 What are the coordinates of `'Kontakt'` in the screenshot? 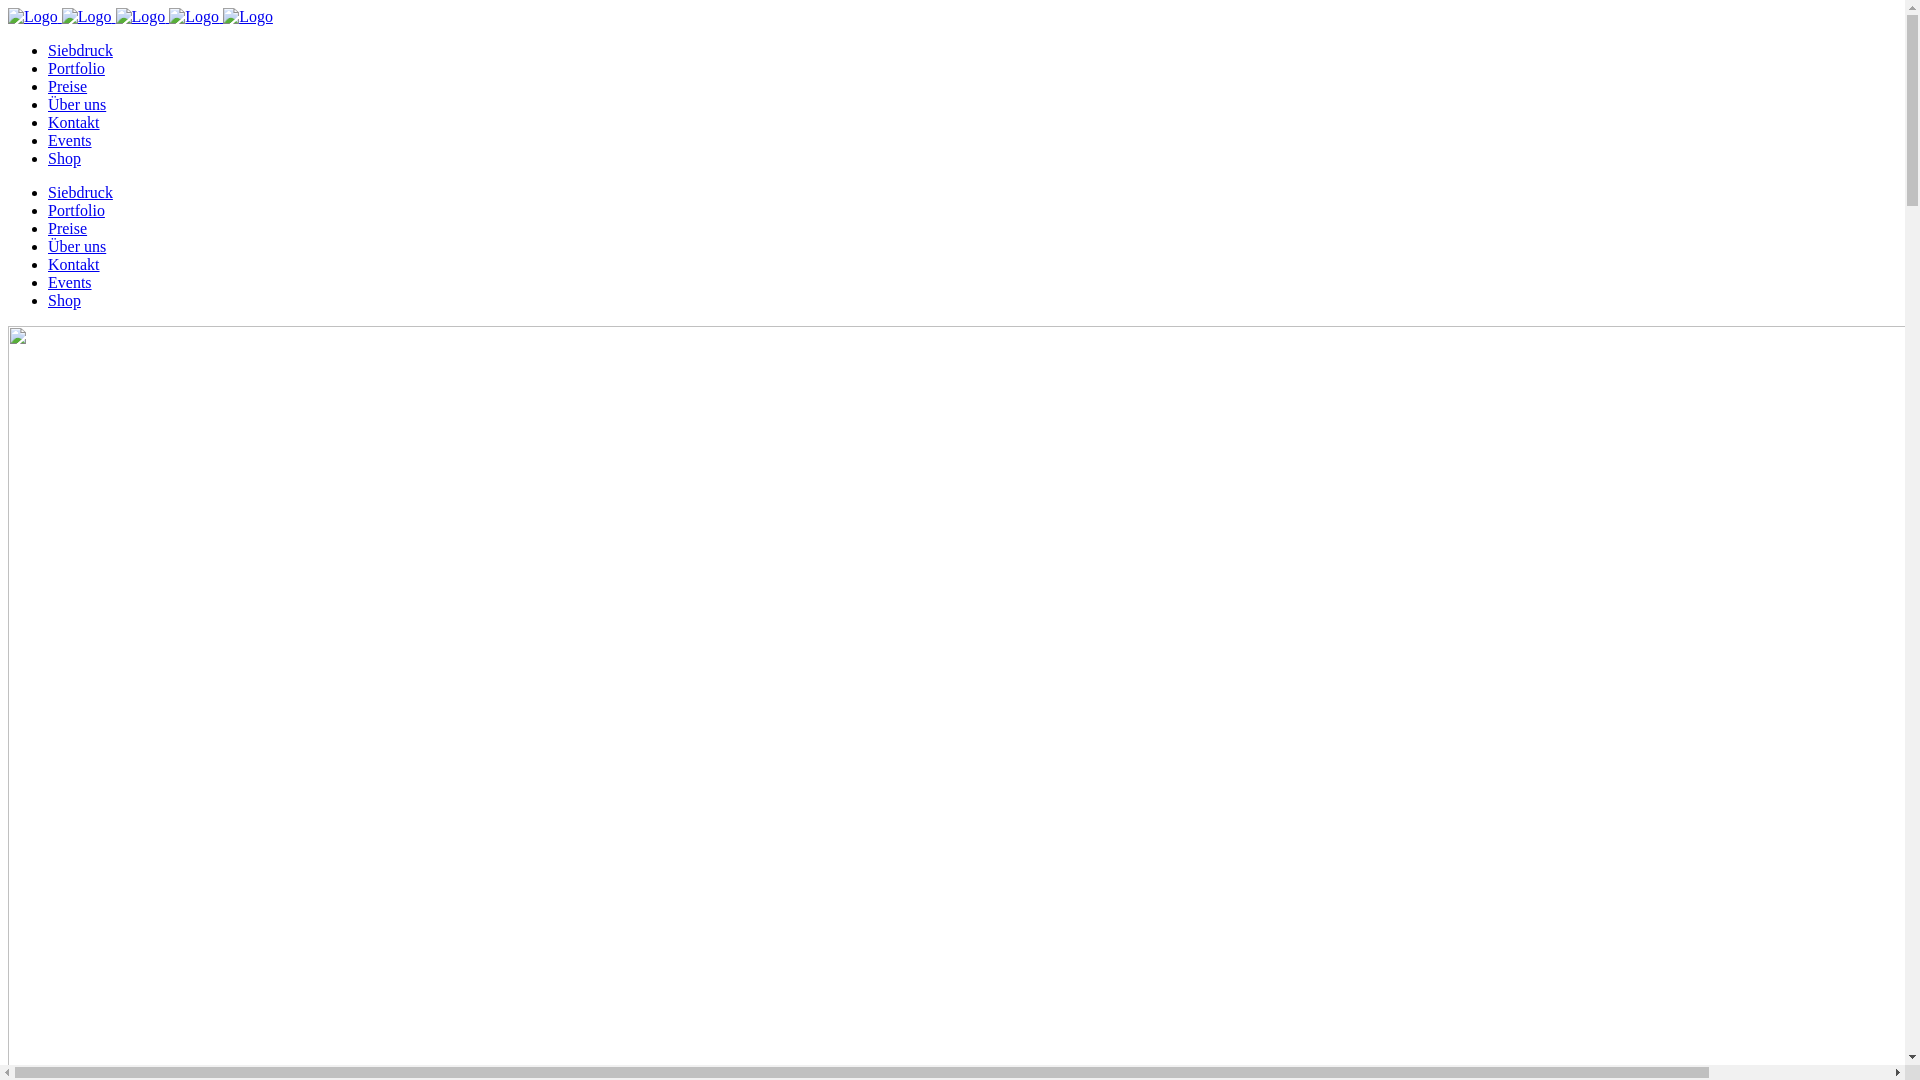 It's located at (73, 122).